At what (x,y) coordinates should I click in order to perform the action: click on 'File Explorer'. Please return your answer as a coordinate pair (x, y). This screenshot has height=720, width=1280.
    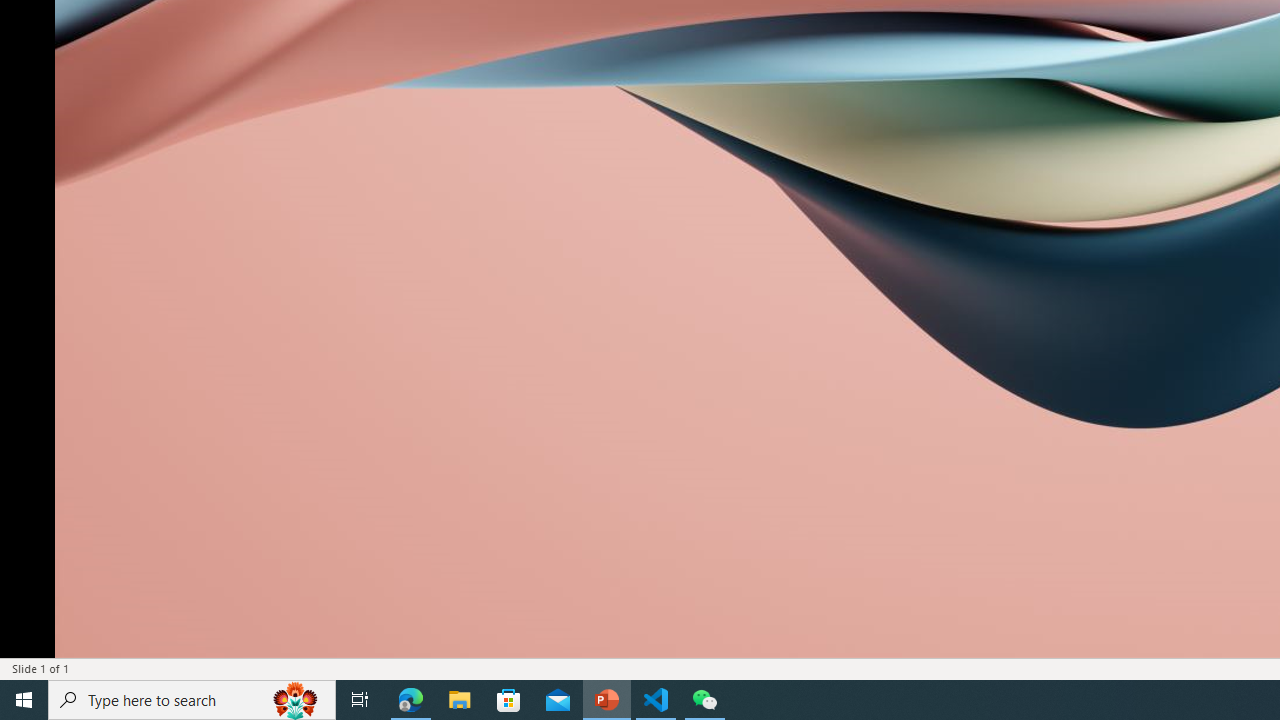
    Looking at the image, I should click on (459, 698).